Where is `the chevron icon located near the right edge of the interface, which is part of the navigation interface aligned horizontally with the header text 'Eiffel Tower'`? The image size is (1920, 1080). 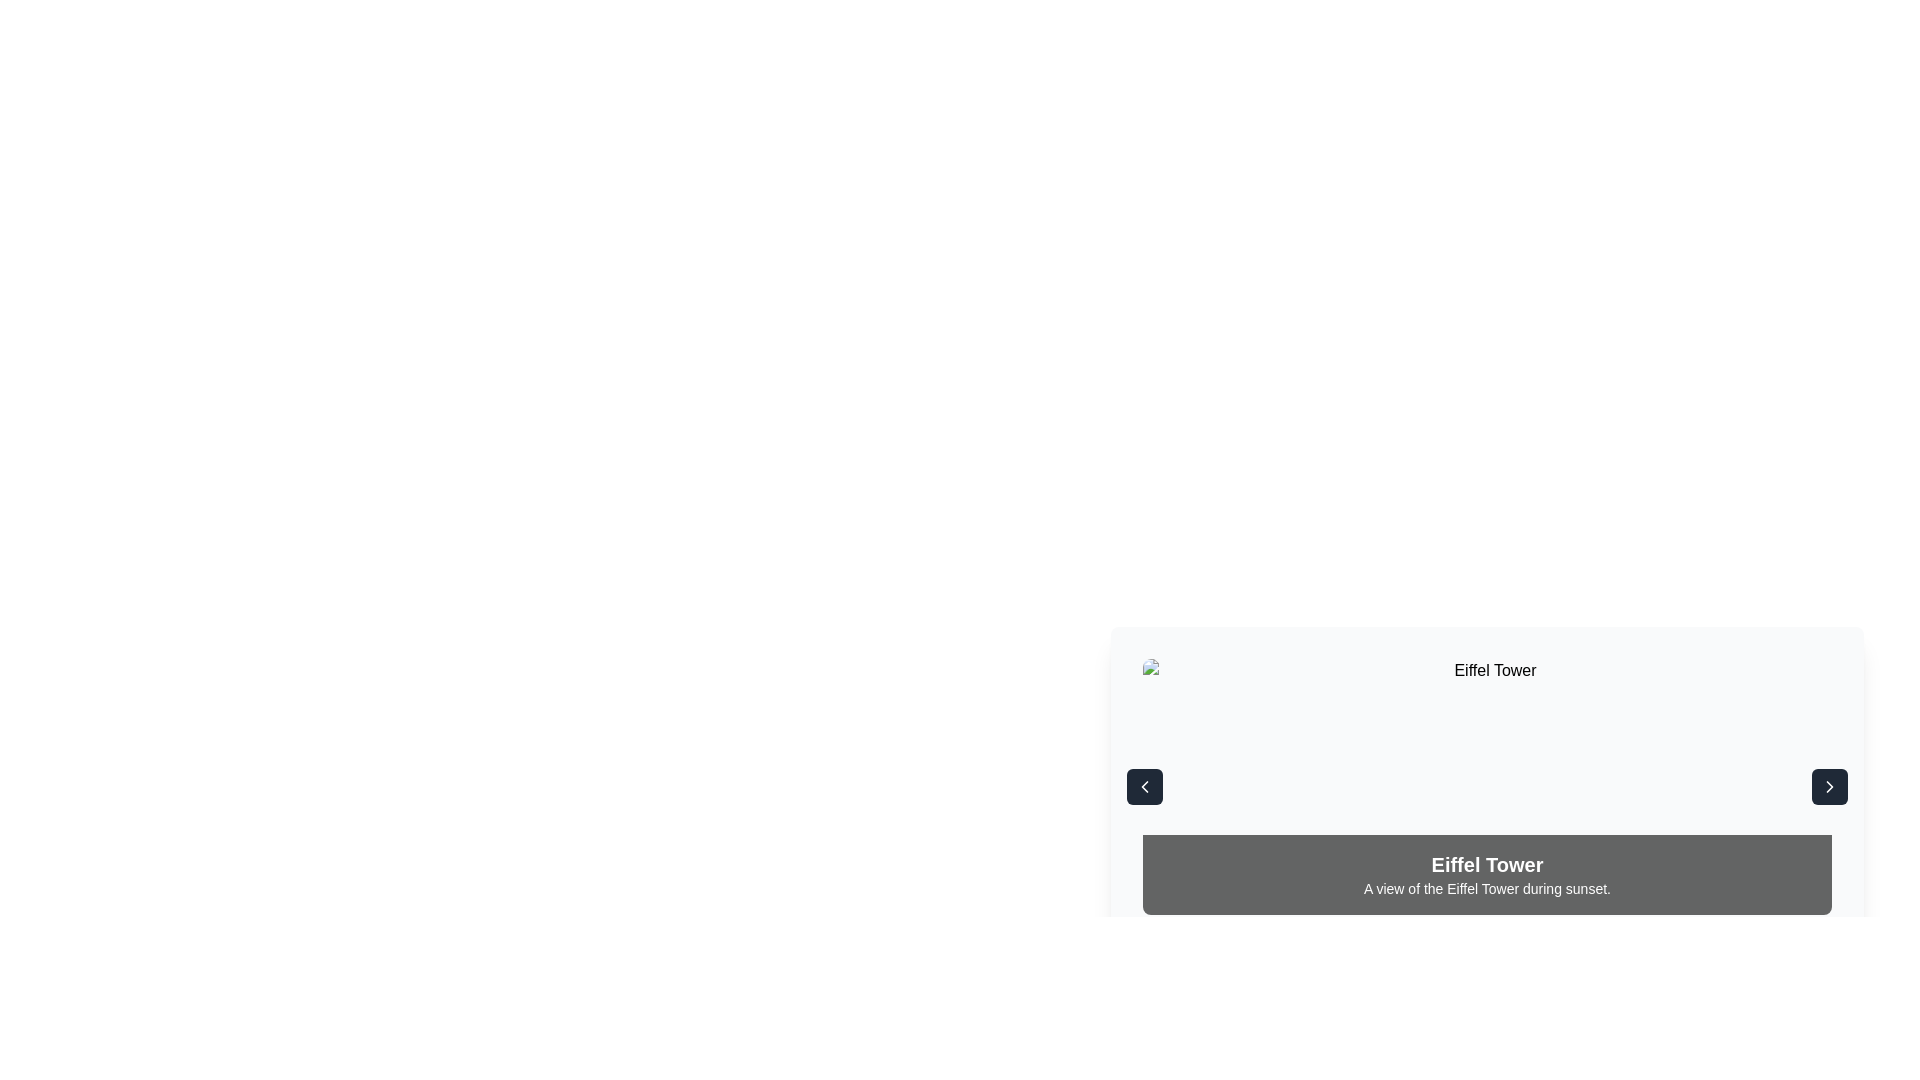
the chevron icon located near the right edge of the interface, which is part of the navigation interface aligned horizontally with the header text 'Eiffel Tower' is located at coordinates (1829, 785).